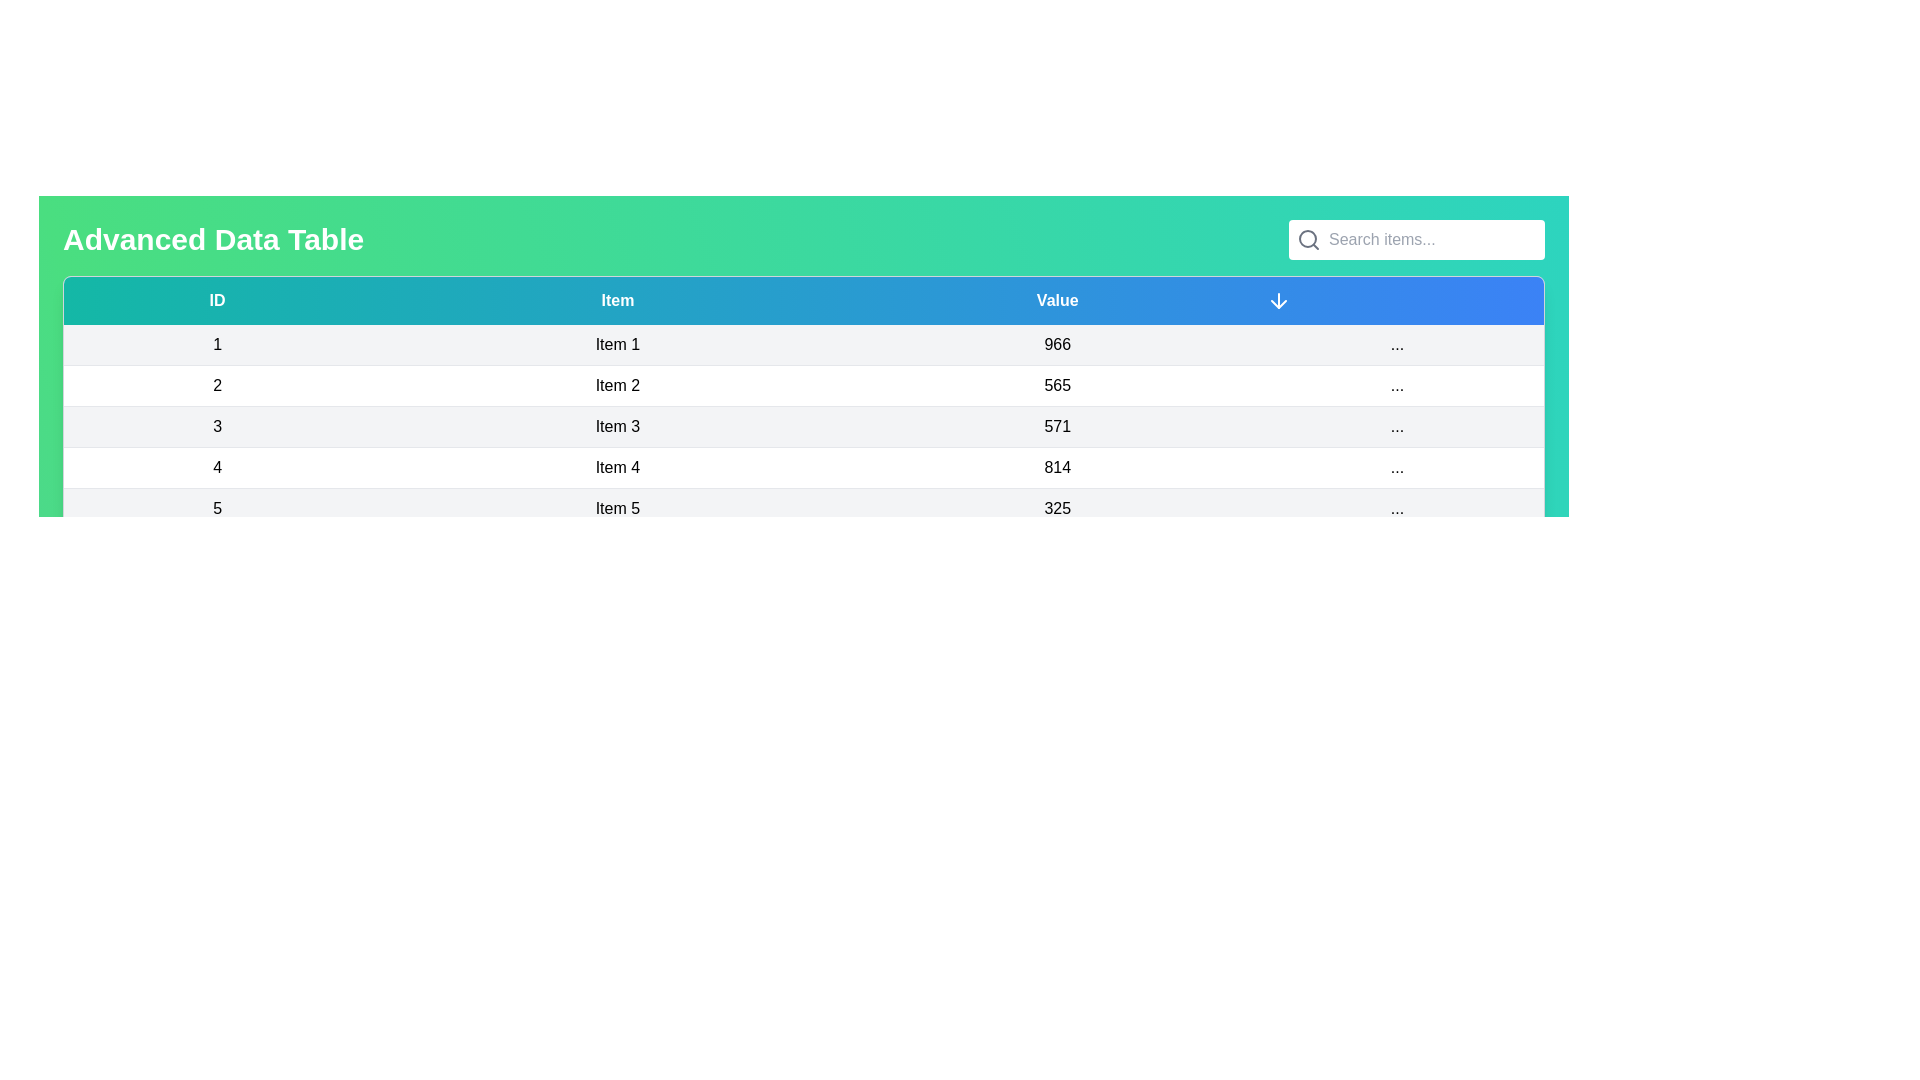 The width and height of the screenshot is (1920, 1080). Describe the element at coordinates (216, 343) in the screenshot. I see `the text in the row corresponding to 1` at that location.